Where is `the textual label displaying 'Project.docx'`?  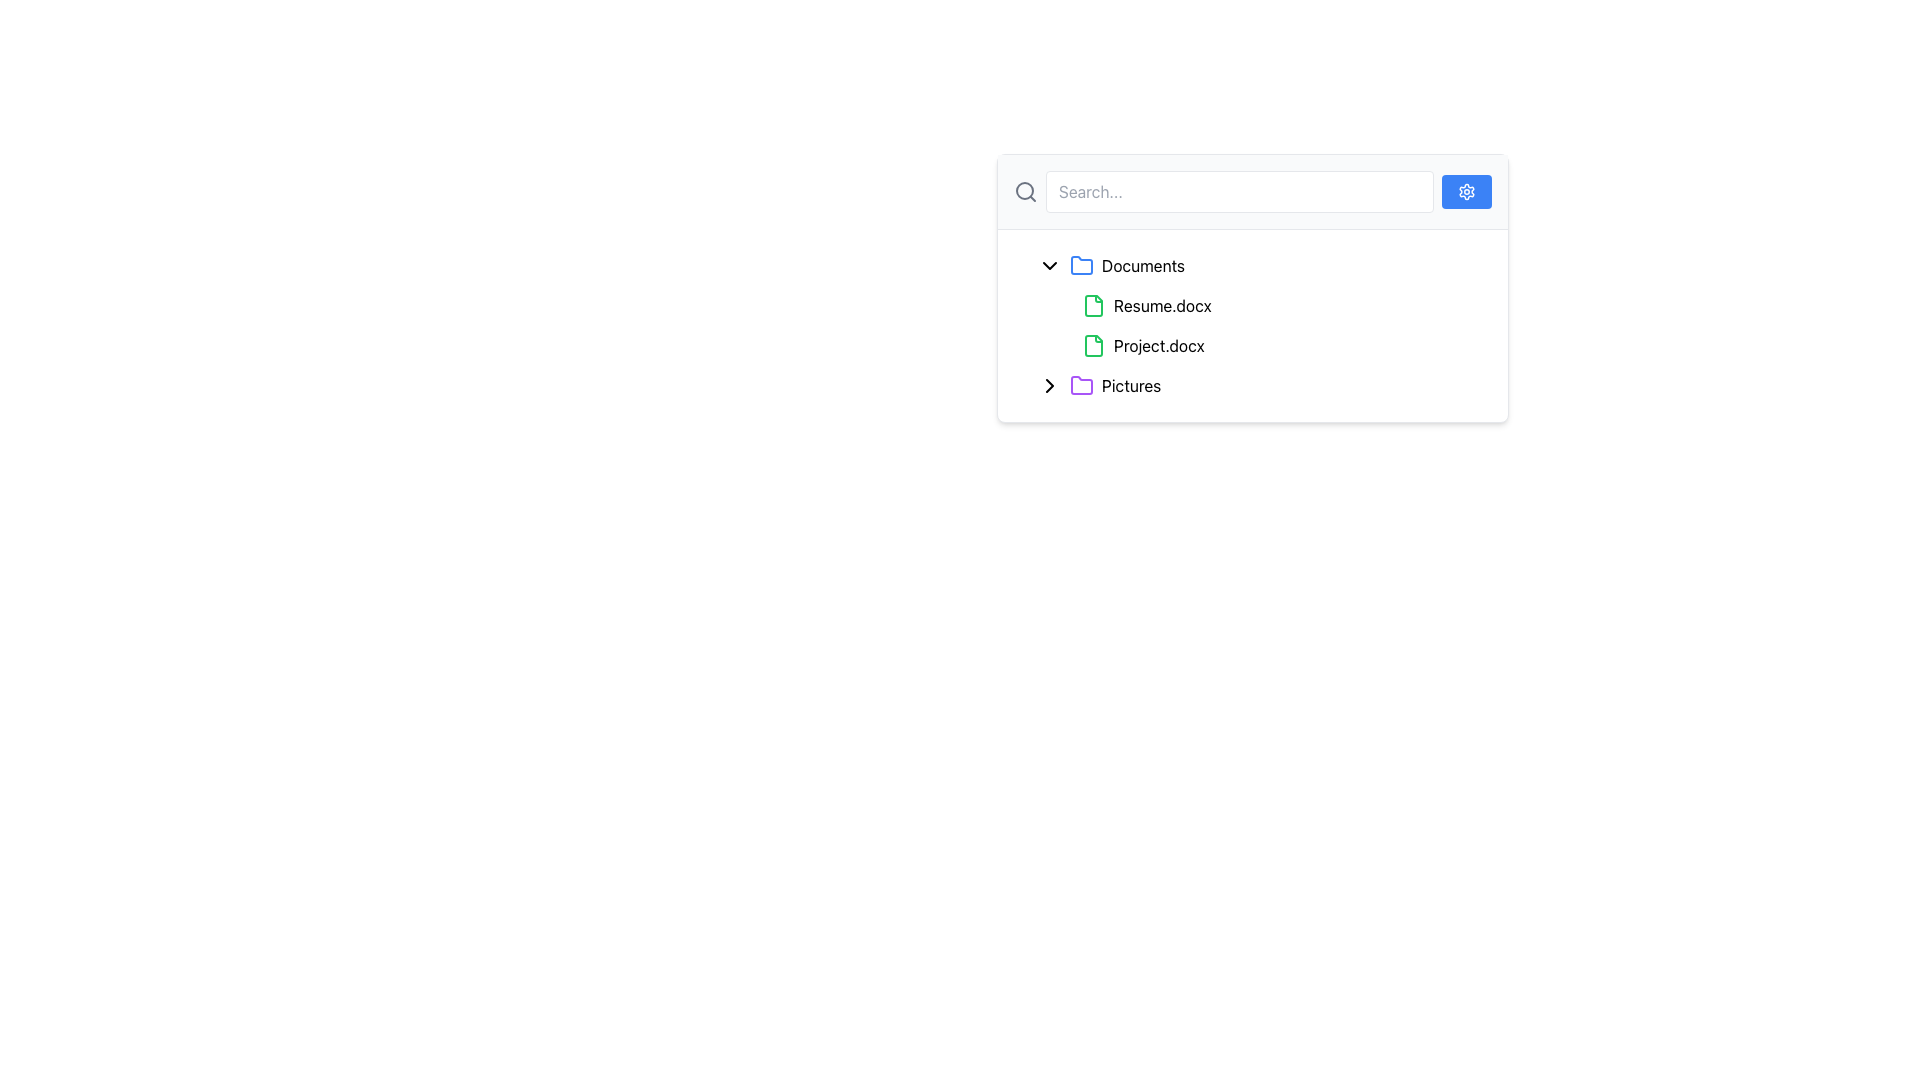 the textual label displaying 'Project.docx' is located at coordinates (1159, 345).